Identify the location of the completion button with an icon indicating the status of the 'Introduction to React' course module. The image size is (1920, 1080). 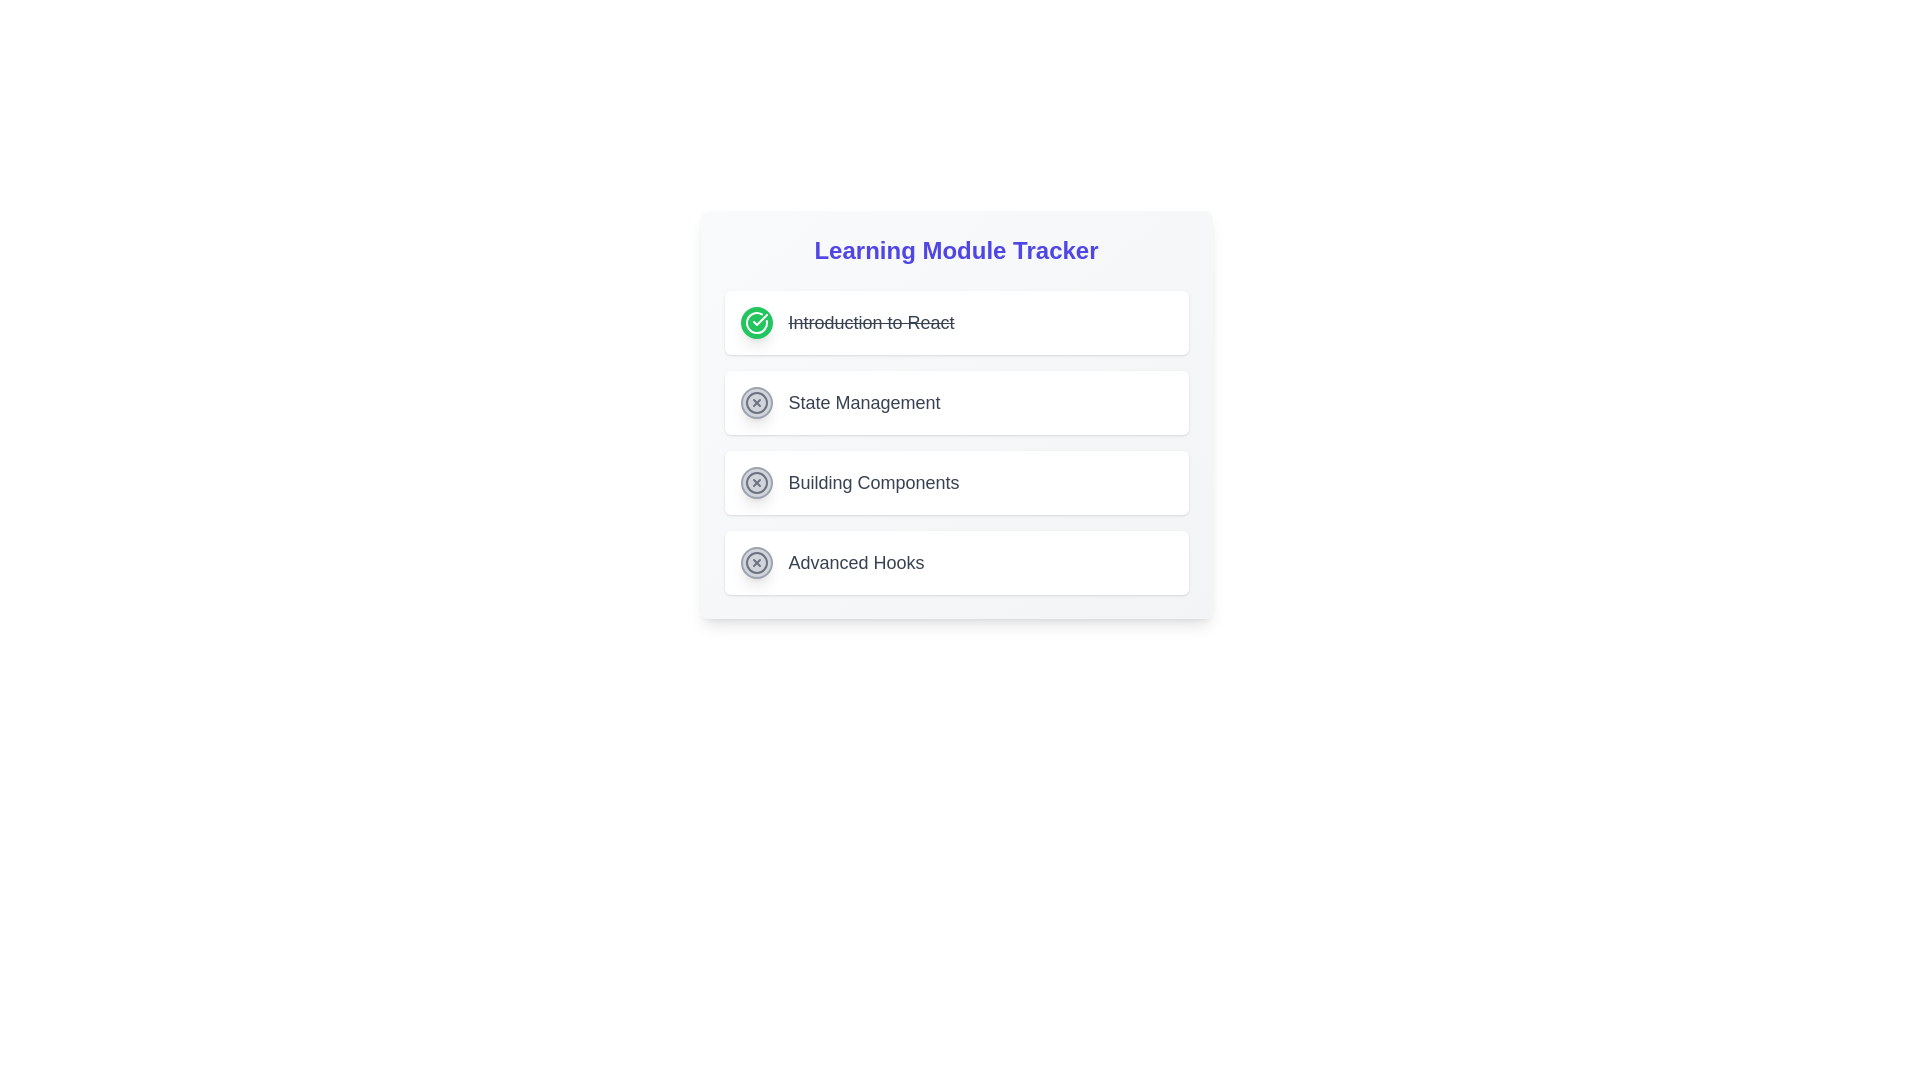
(755, 322).